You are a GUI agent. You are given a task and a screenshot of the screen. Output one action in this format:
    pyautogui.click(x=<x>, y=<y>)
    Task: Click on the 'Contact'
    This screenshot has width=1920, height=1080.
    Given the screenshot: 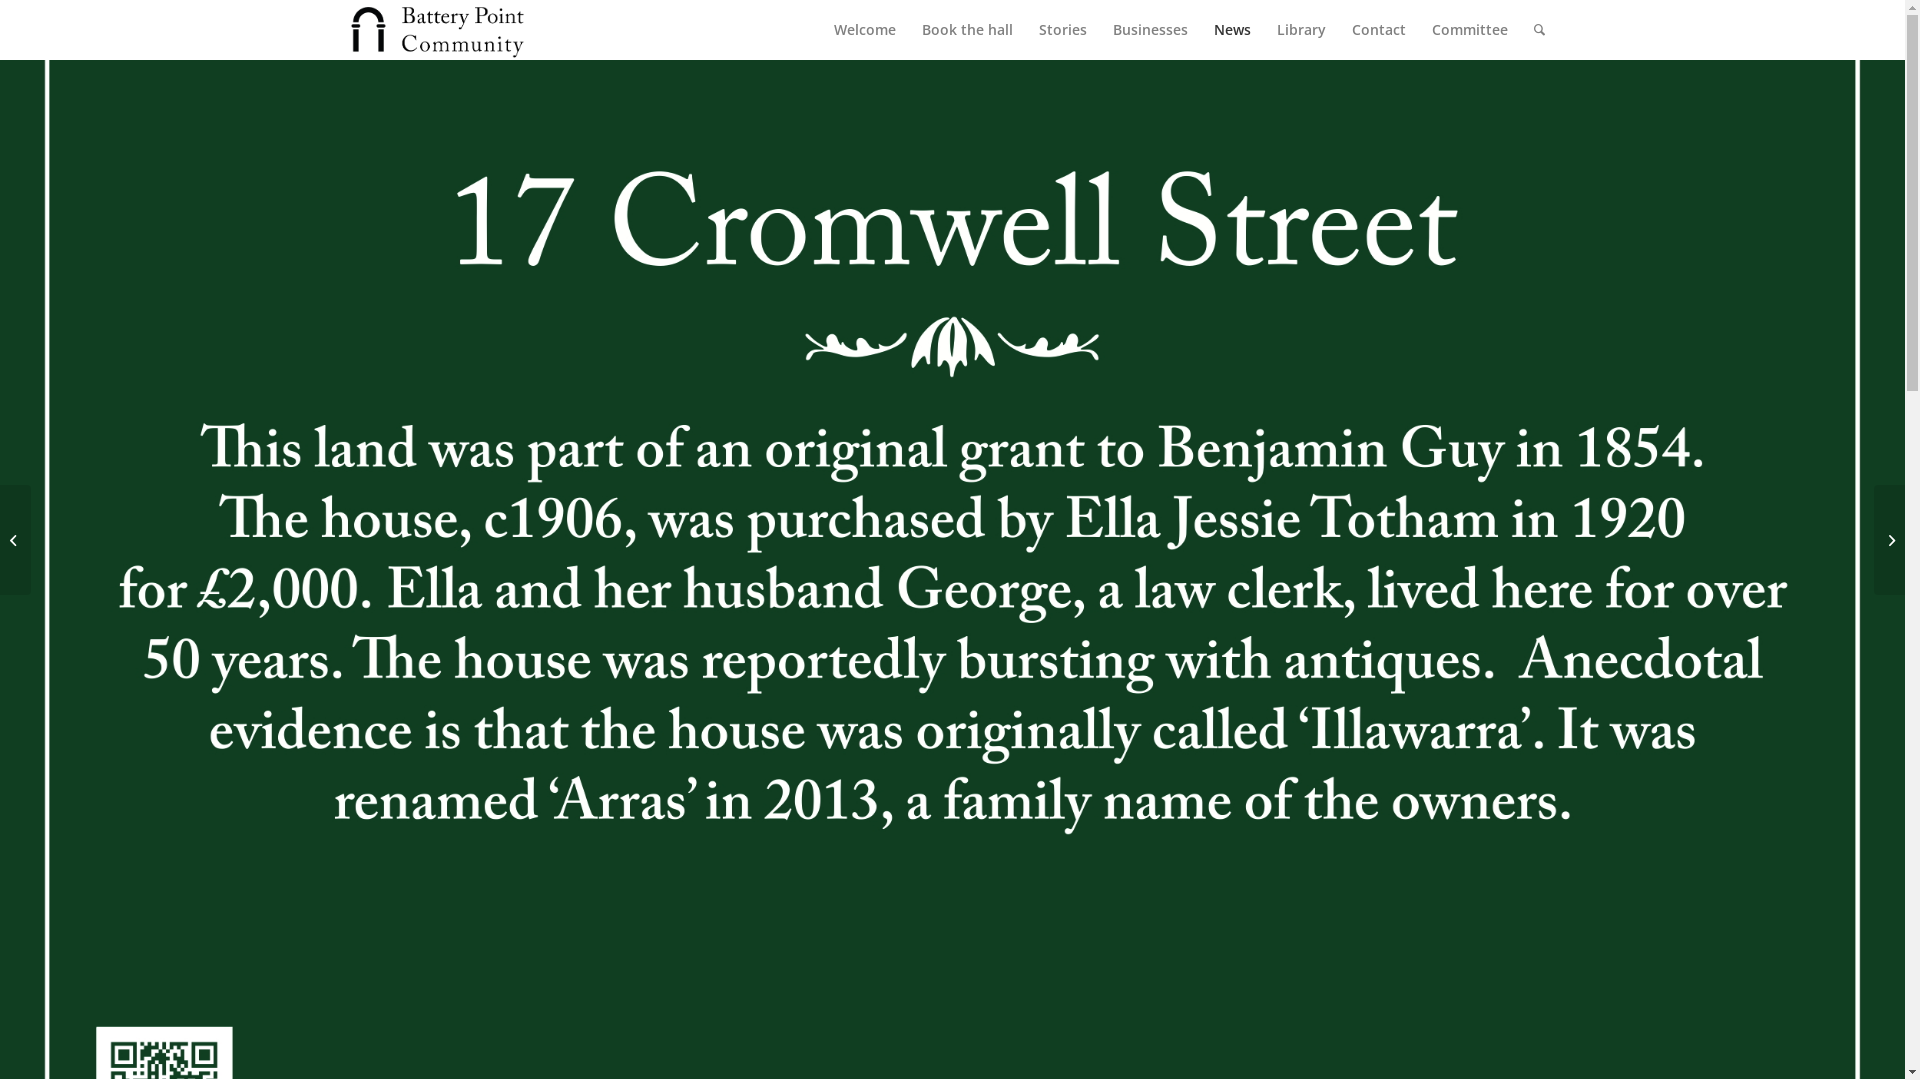 What is the action you would take?
    pyautogui.click(x=1376, y=30)
    